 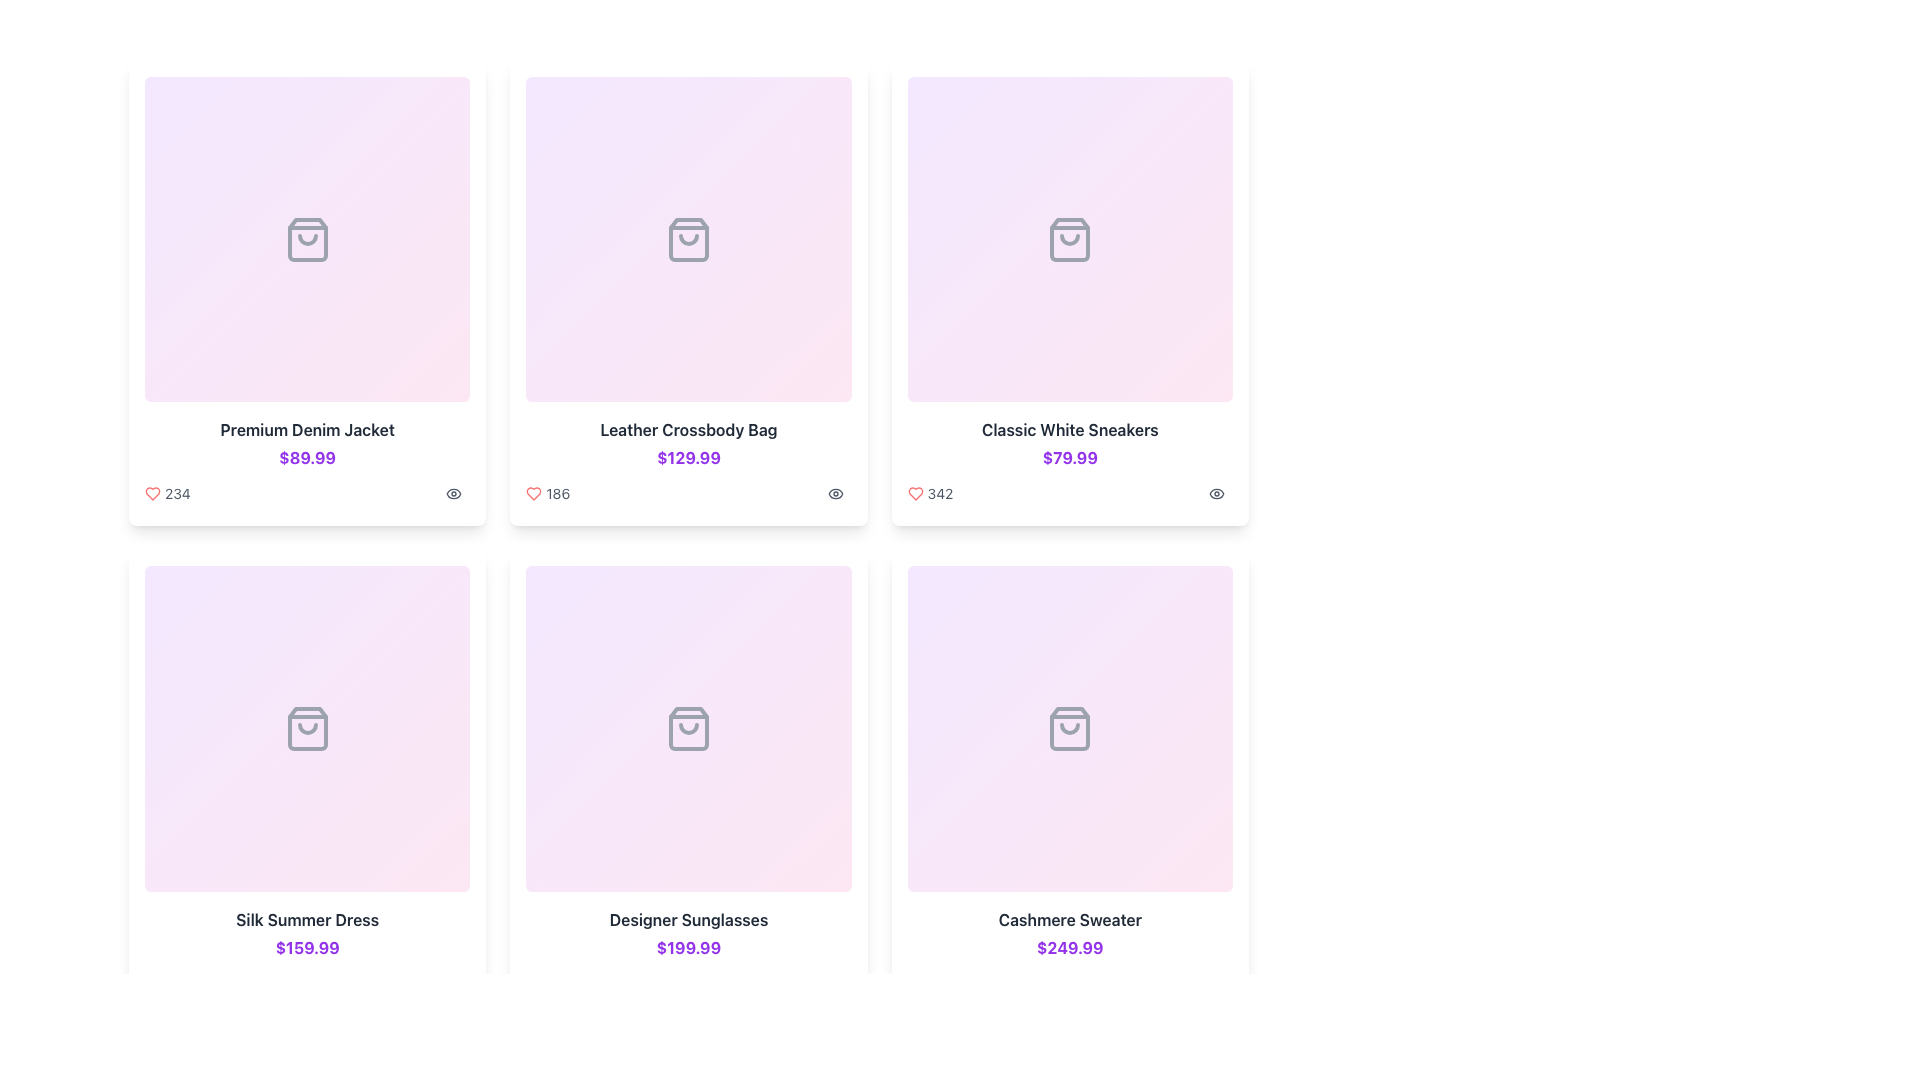 I want to click on number displayed in the text label indicating the likes or interactions for the 'Leather Crossbody Bag', located below the product card and next to a red heart icon, so click(x=558, y=494).